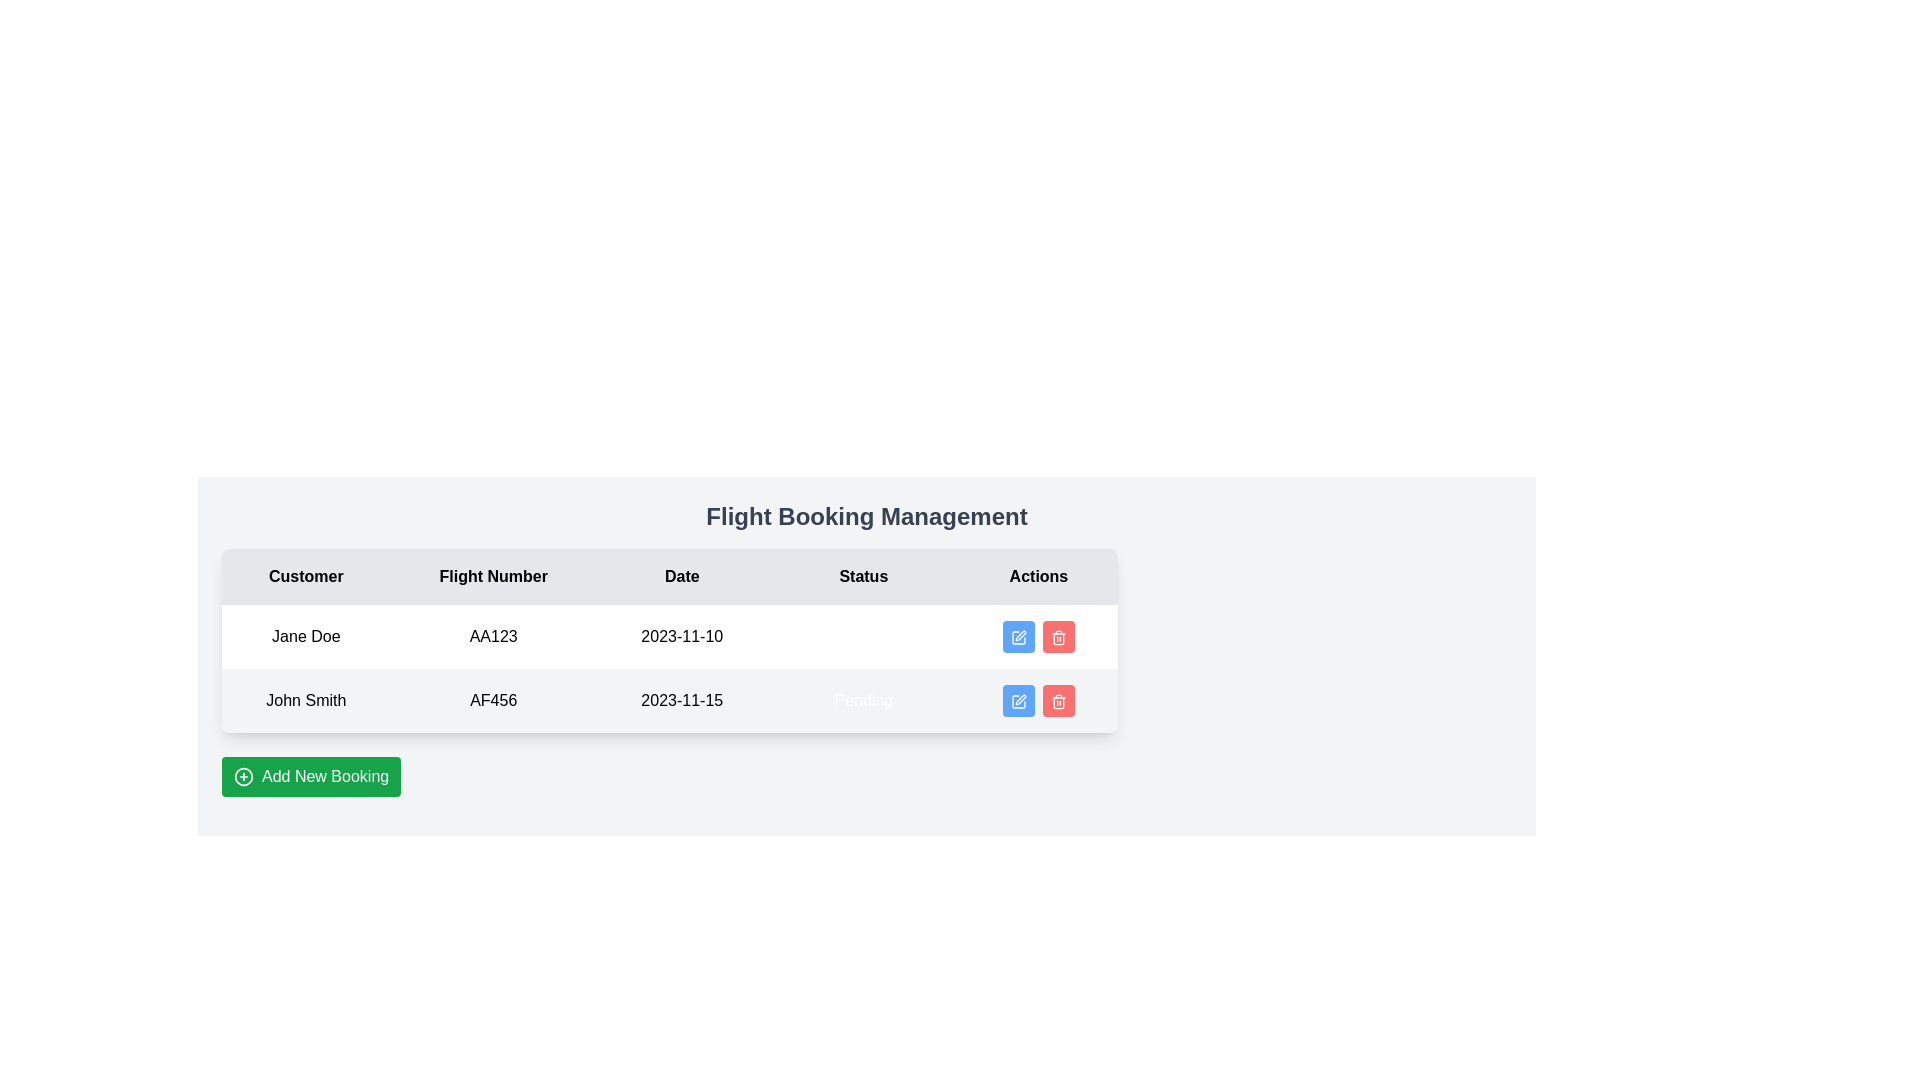 This screenshot has width=1920, height=1080. Describe the element at coordinates (1038, 577) in the screenshot. I see `the 'Actions' table header element, which features bold black text on a light gray background, positioned as the fifth header cell in the table` at that location.